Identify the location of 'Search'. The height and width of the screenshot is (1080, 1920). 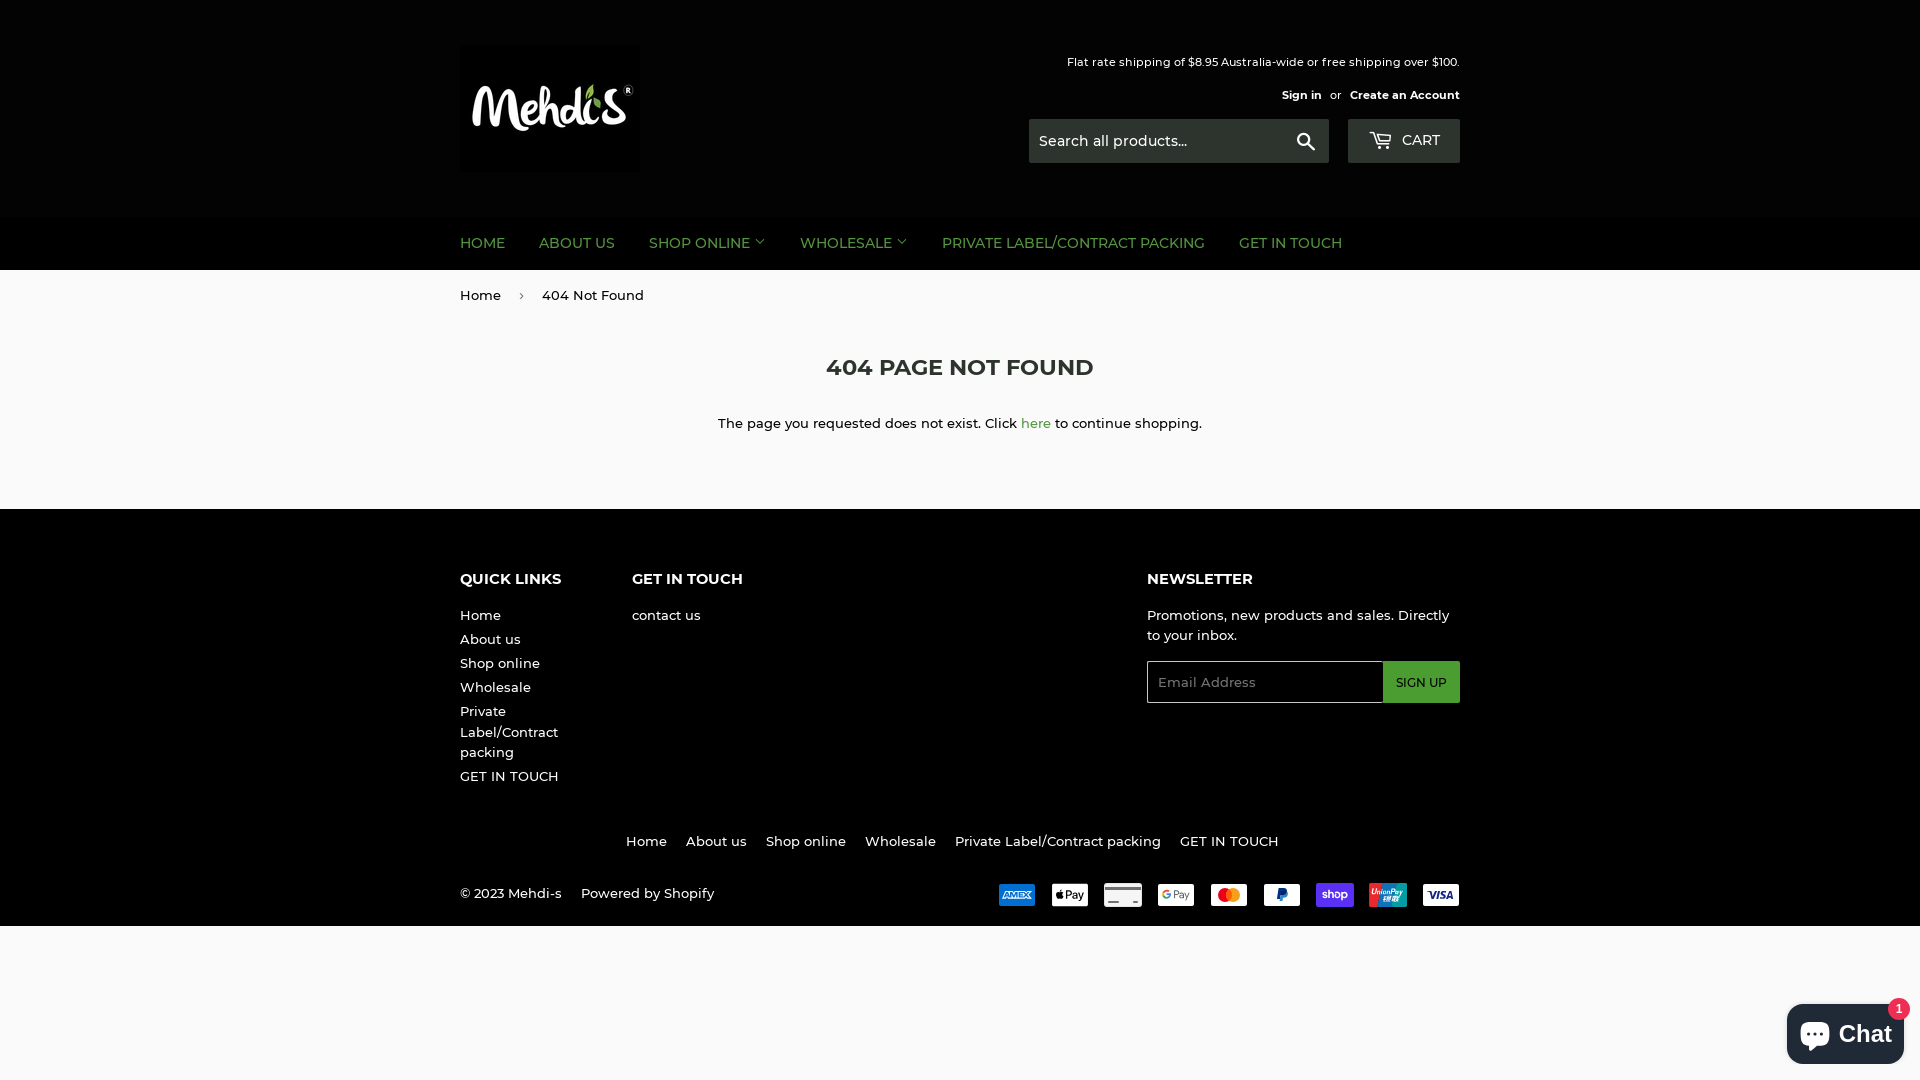
(1306, 141).